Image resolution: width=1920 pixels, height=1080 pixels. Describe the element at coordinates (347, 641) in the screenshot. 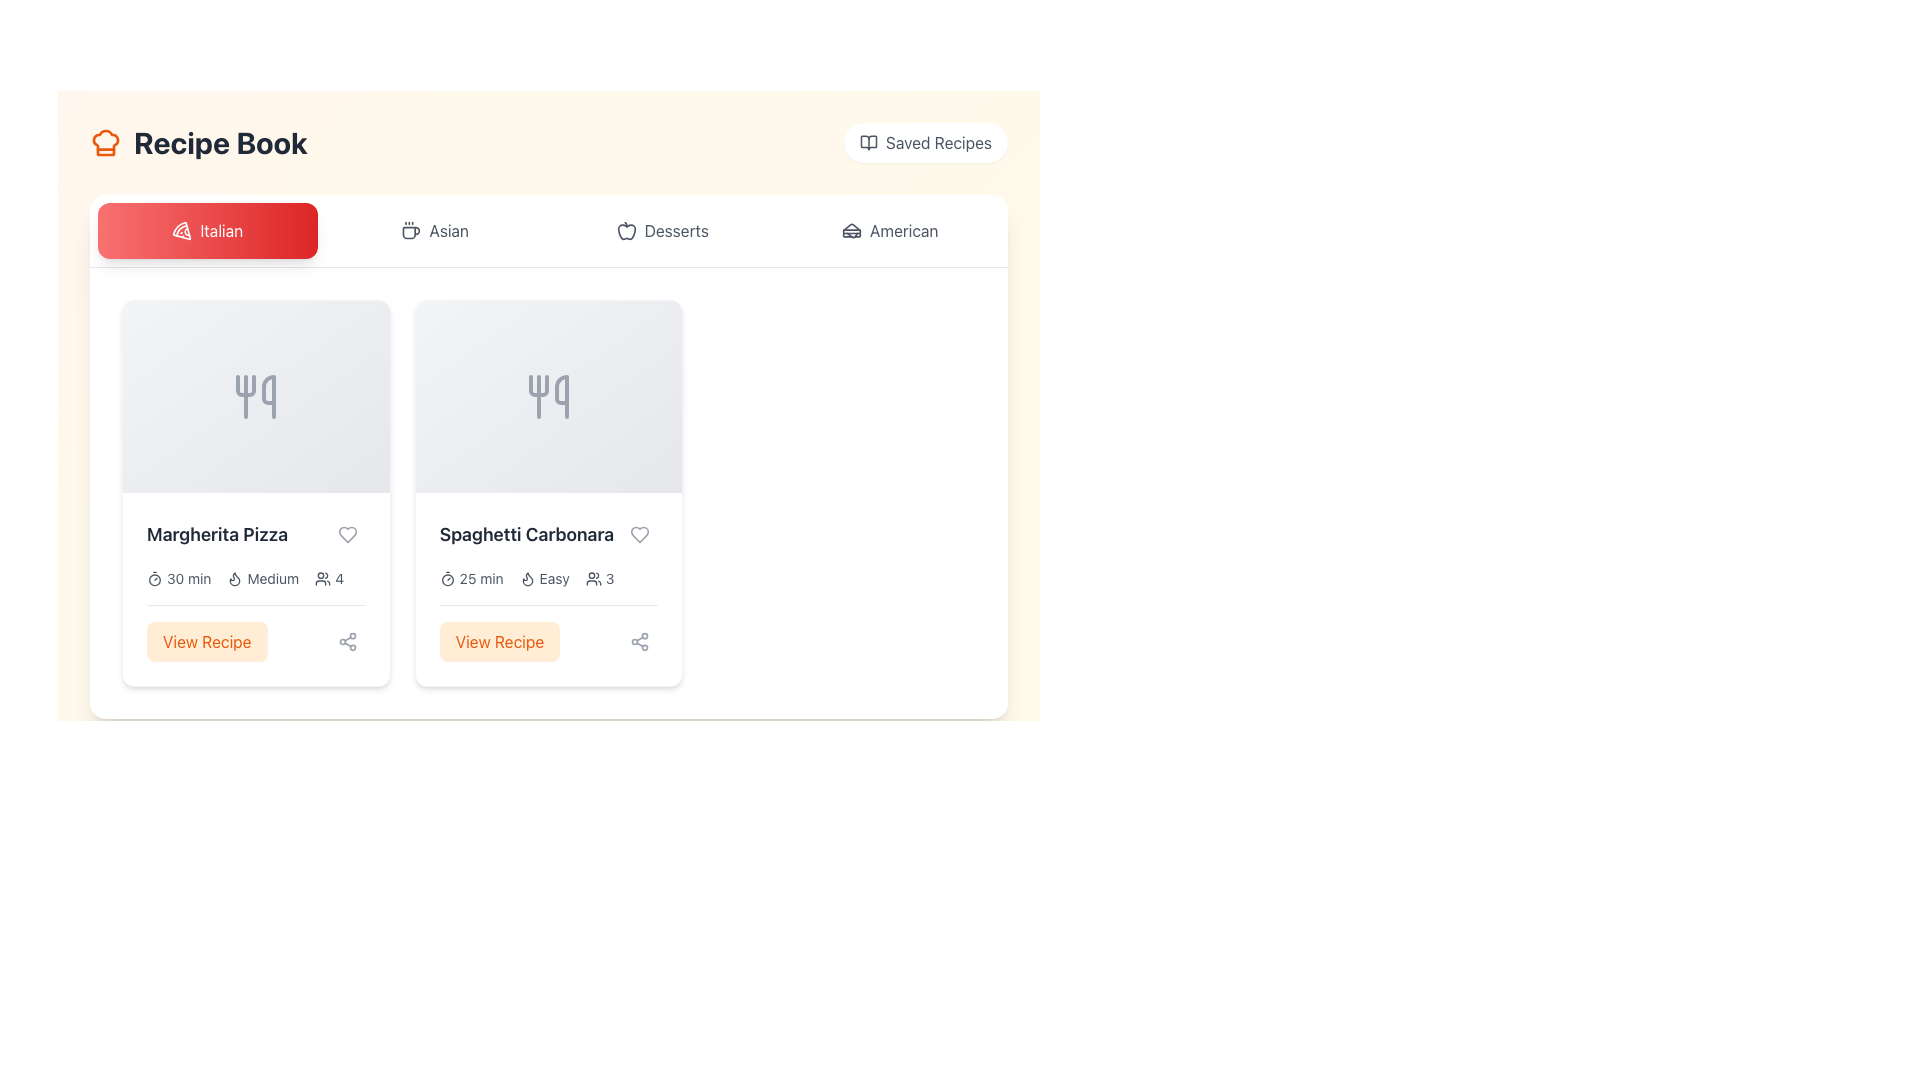

I see `the small circular icon resembling a share symbol located in the bottom right corner of the 'Margherita Pizza' recipe card` at that location.